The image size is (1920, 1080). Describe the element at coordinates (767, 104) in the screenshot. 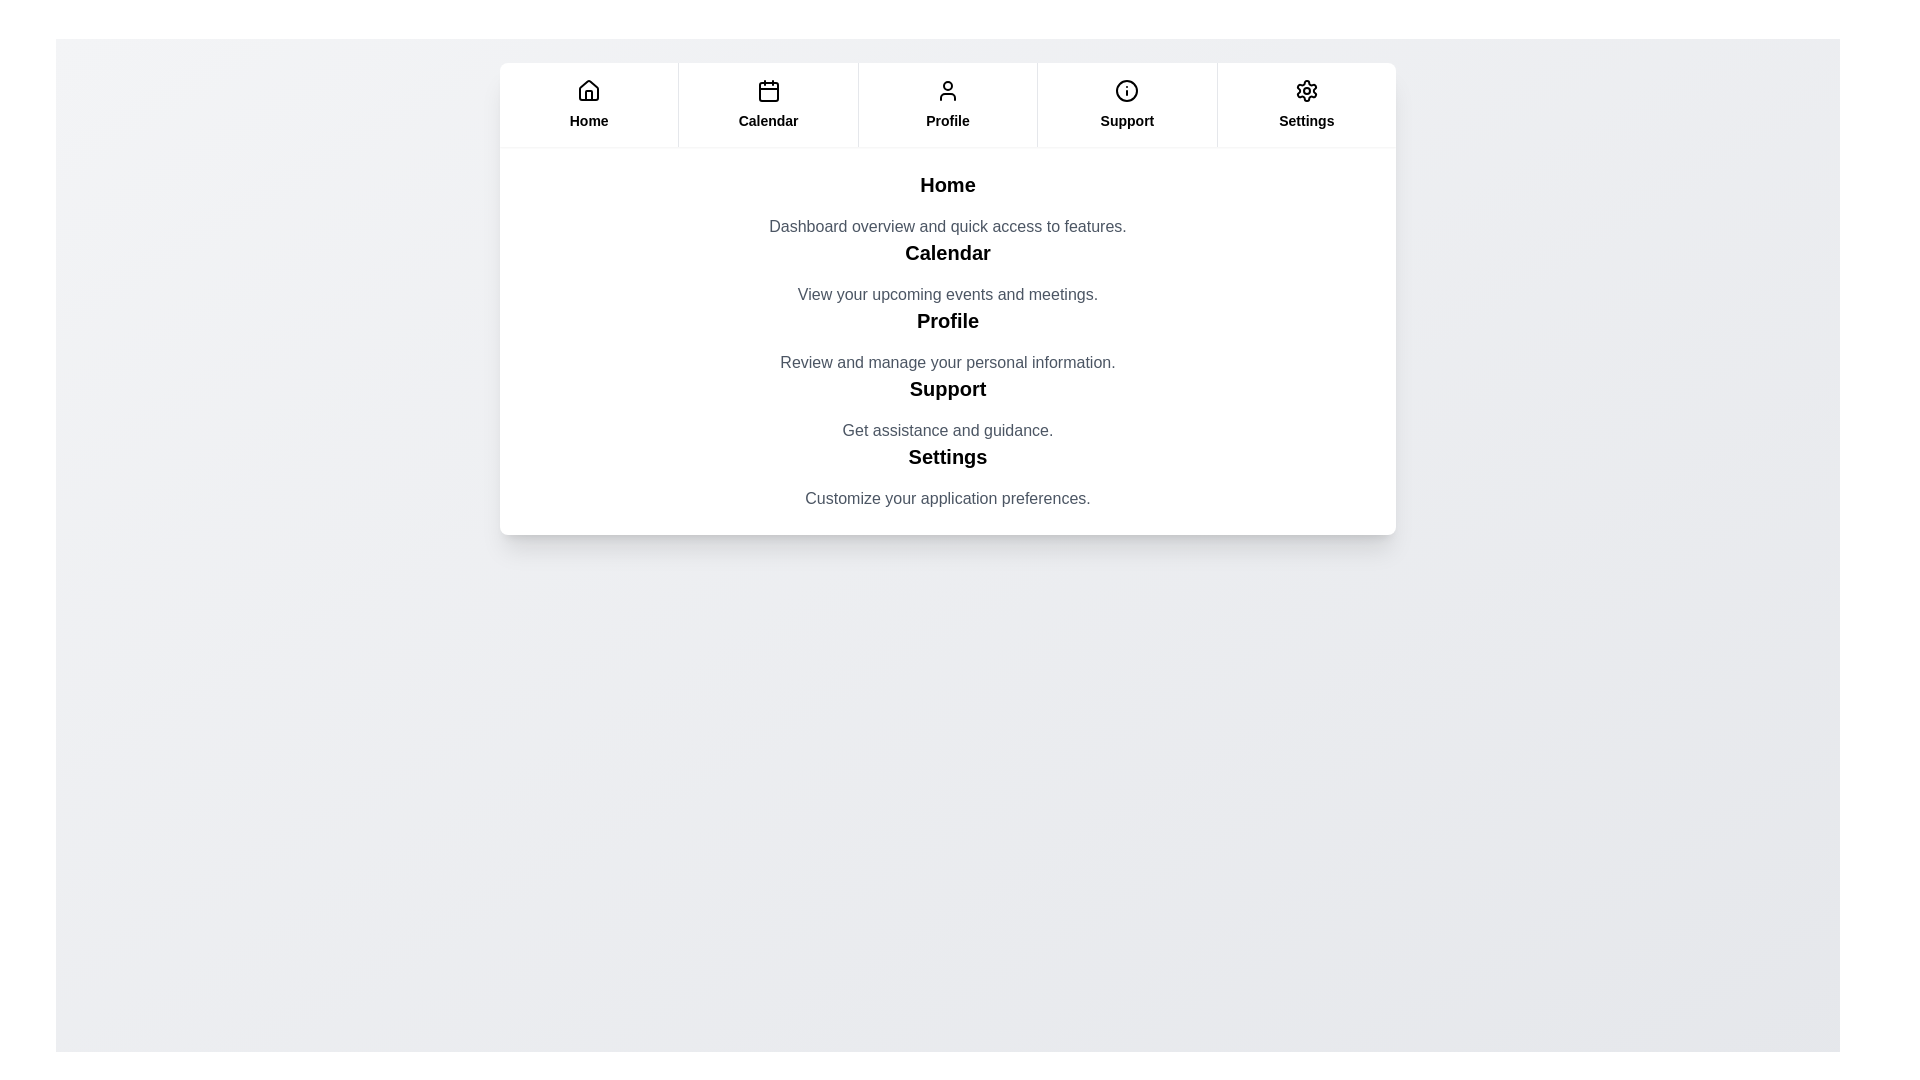

I see `the 'Calendar' Button, which features a calendar icon above the text 'Calendar' in the navigation menu` at that location.